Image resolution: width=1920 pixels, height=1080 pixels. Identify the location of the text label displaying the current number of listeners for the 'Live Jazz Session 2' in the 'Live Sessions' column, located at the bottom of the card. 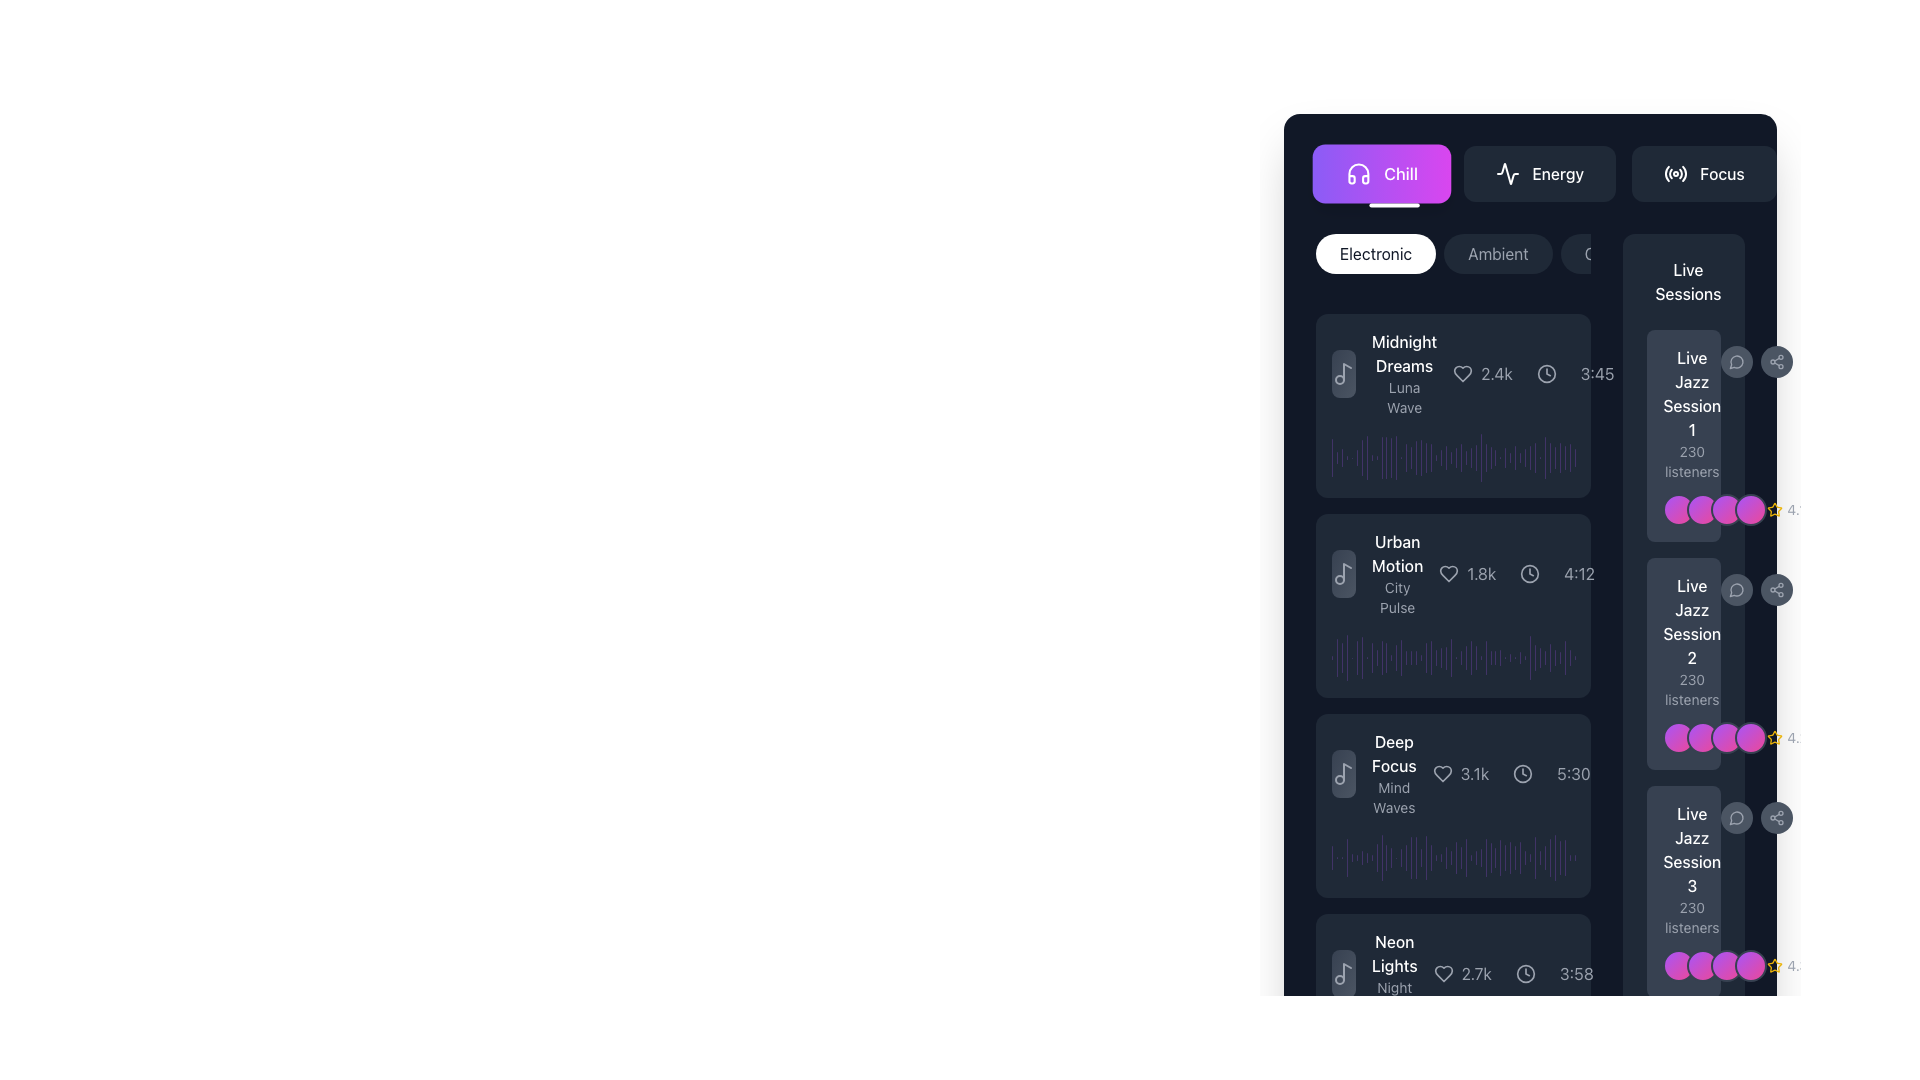
(1691, 689).